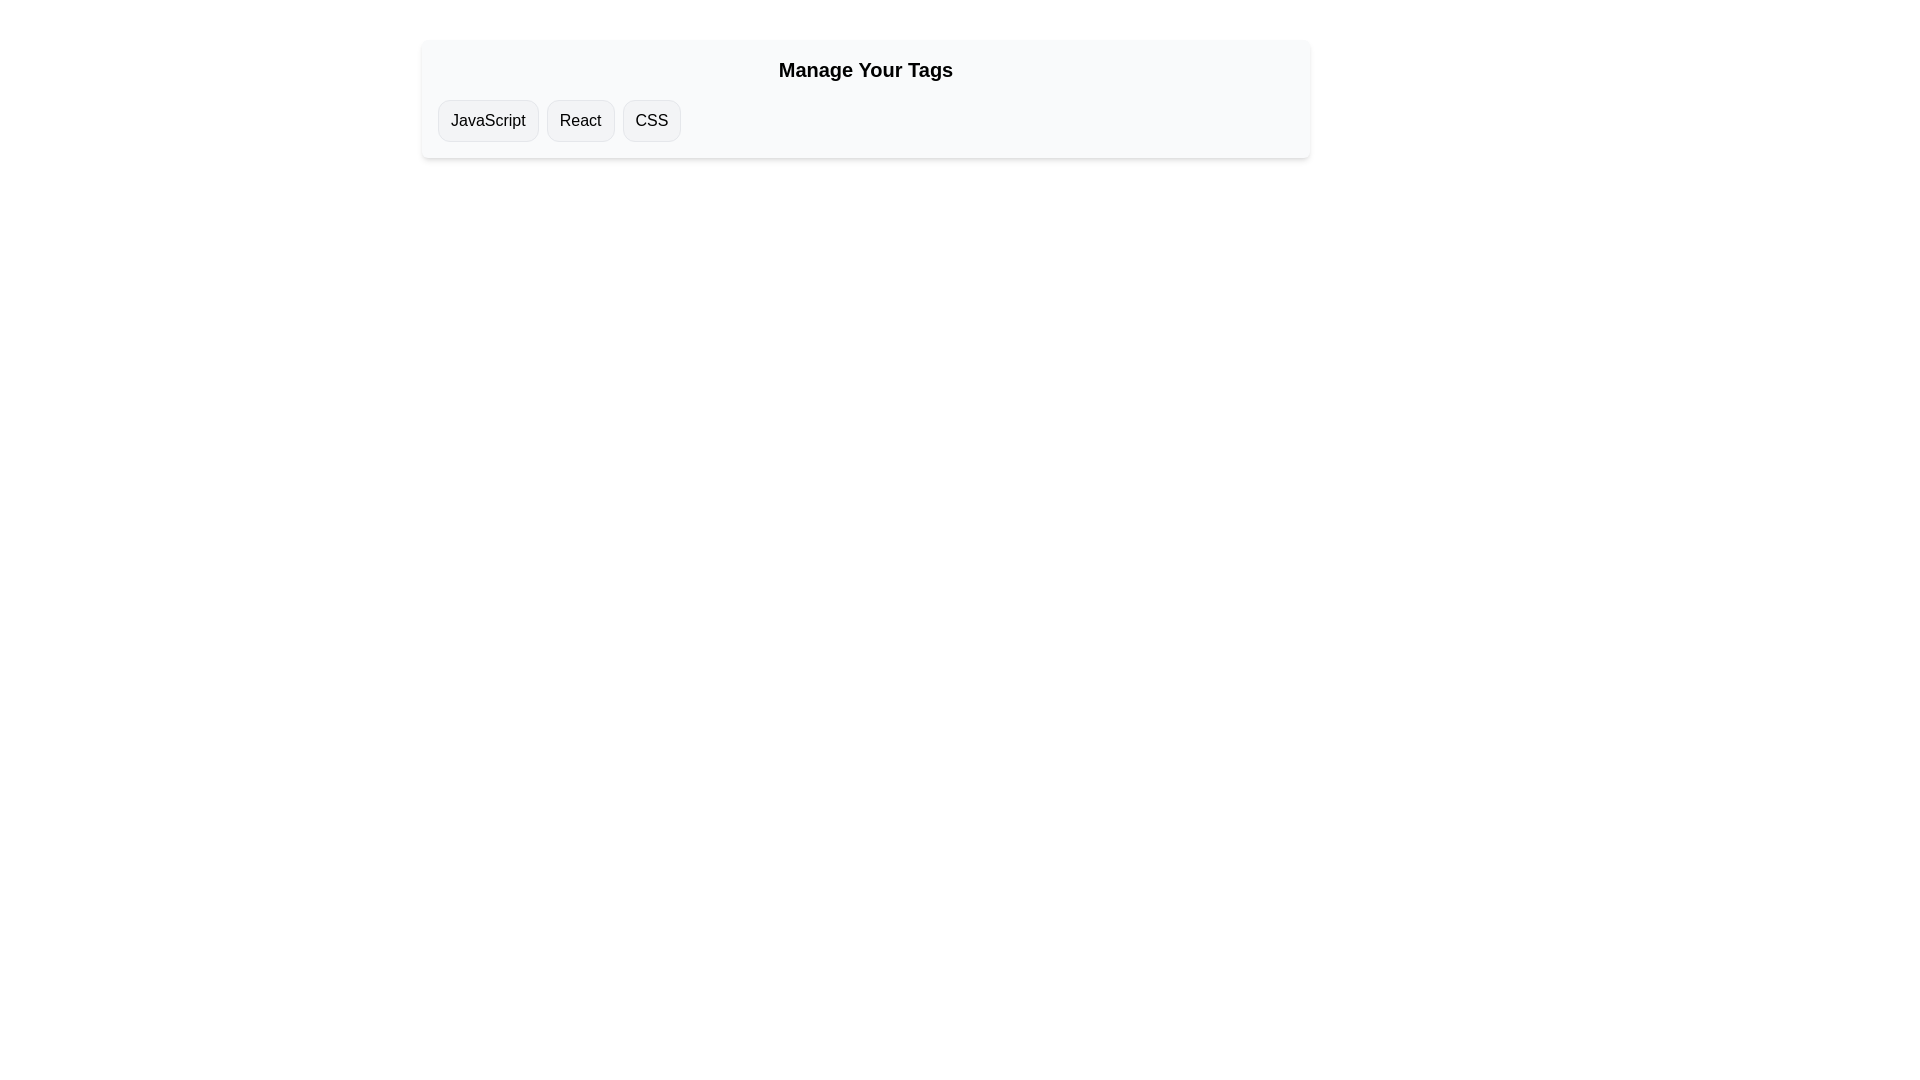  Describe the element at coordinates (652, 120) in the screenshot. I see `the tag labeled CSS to toggle its selection state` at that location.